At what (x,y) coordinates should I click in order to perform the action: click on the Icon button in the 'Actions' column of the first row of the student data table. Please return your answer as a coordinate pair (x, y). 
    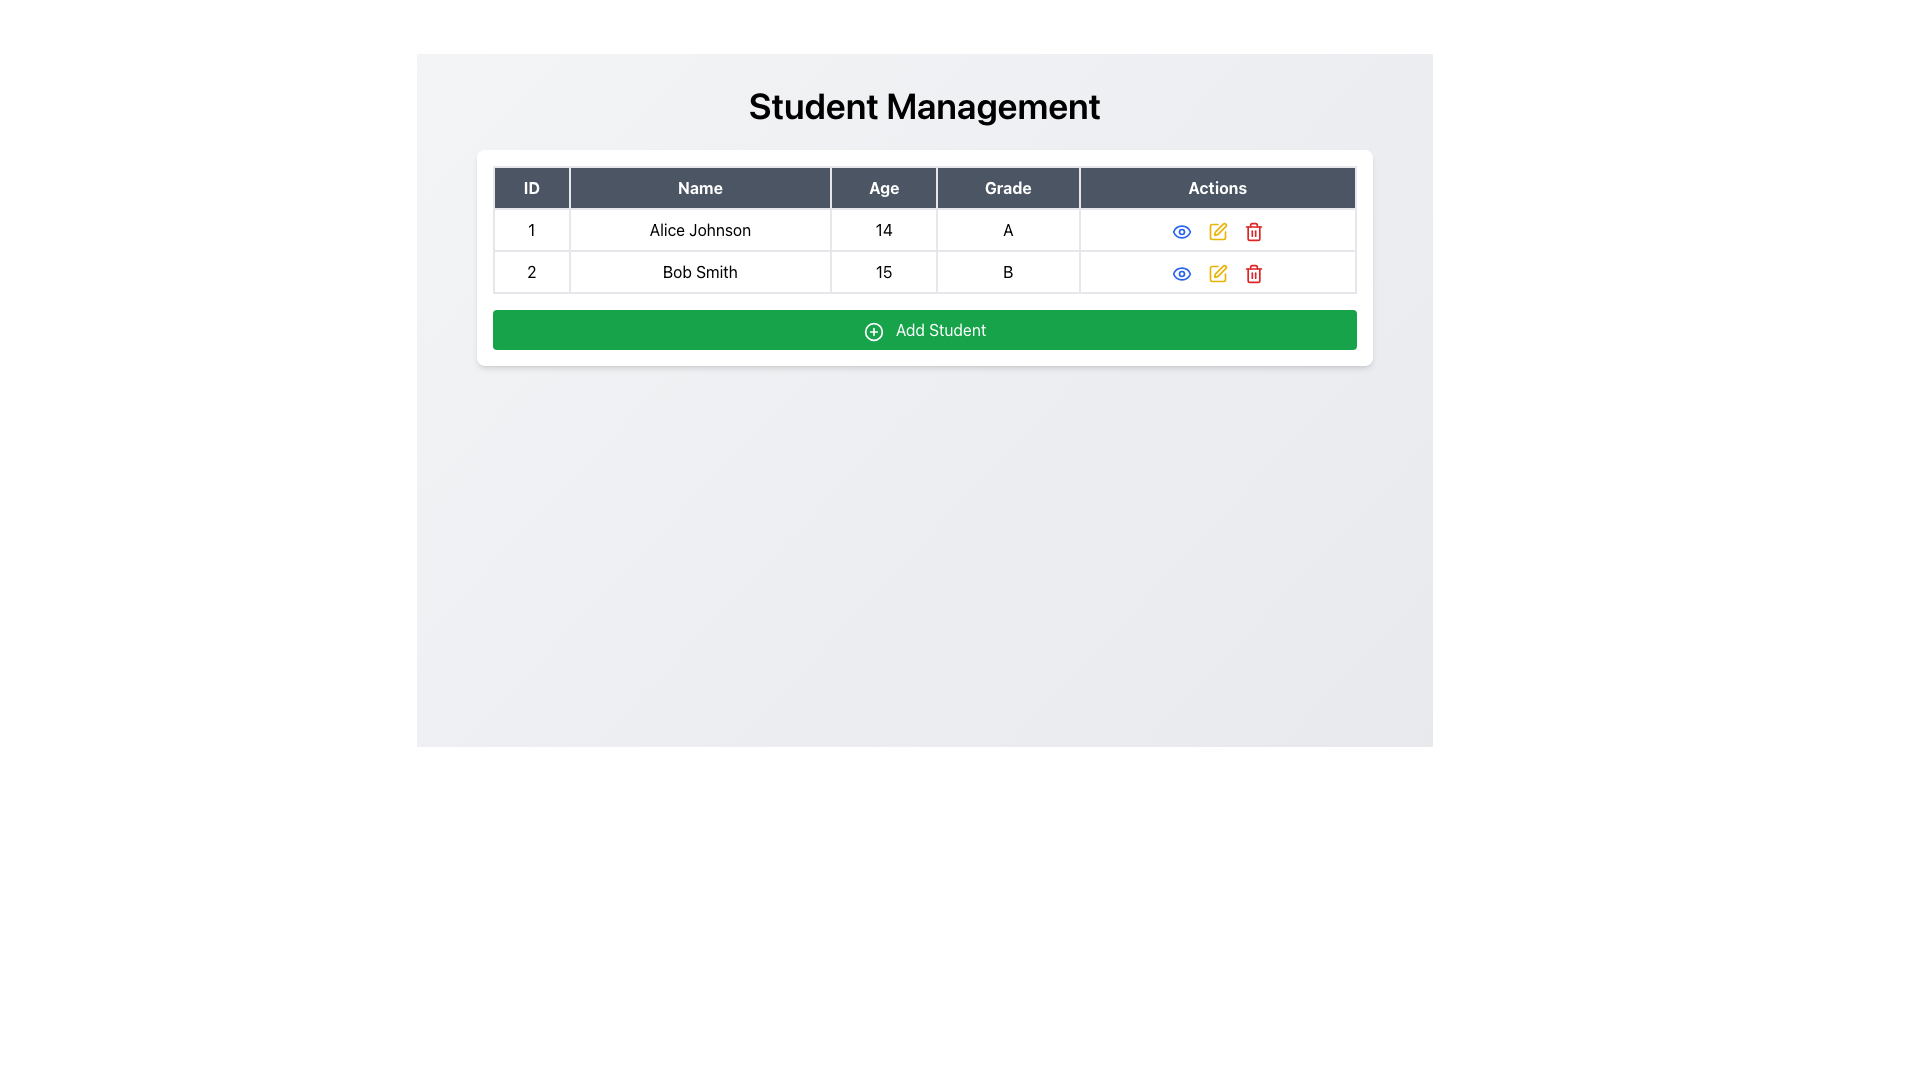
    Looking at the image, I should click on (1181, 229).